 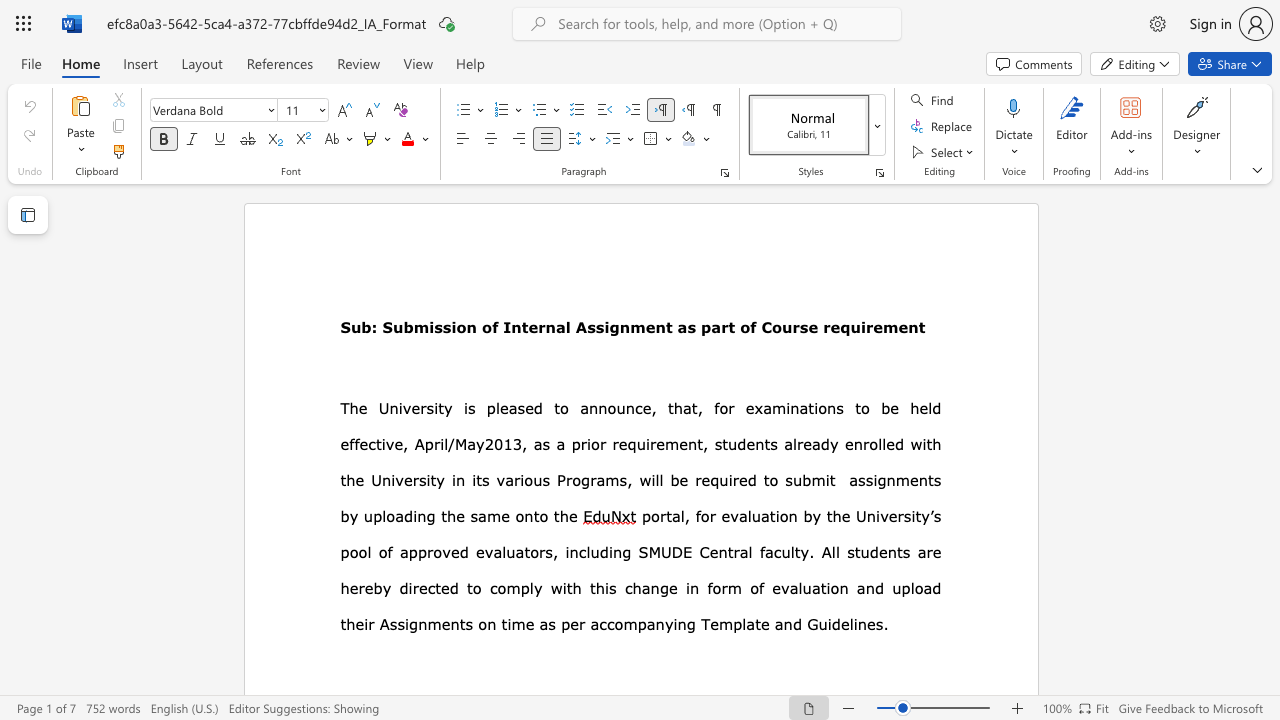 I want to click on the subset text "te" within the text "plate and Guidelines", so click(x=754, y=623).